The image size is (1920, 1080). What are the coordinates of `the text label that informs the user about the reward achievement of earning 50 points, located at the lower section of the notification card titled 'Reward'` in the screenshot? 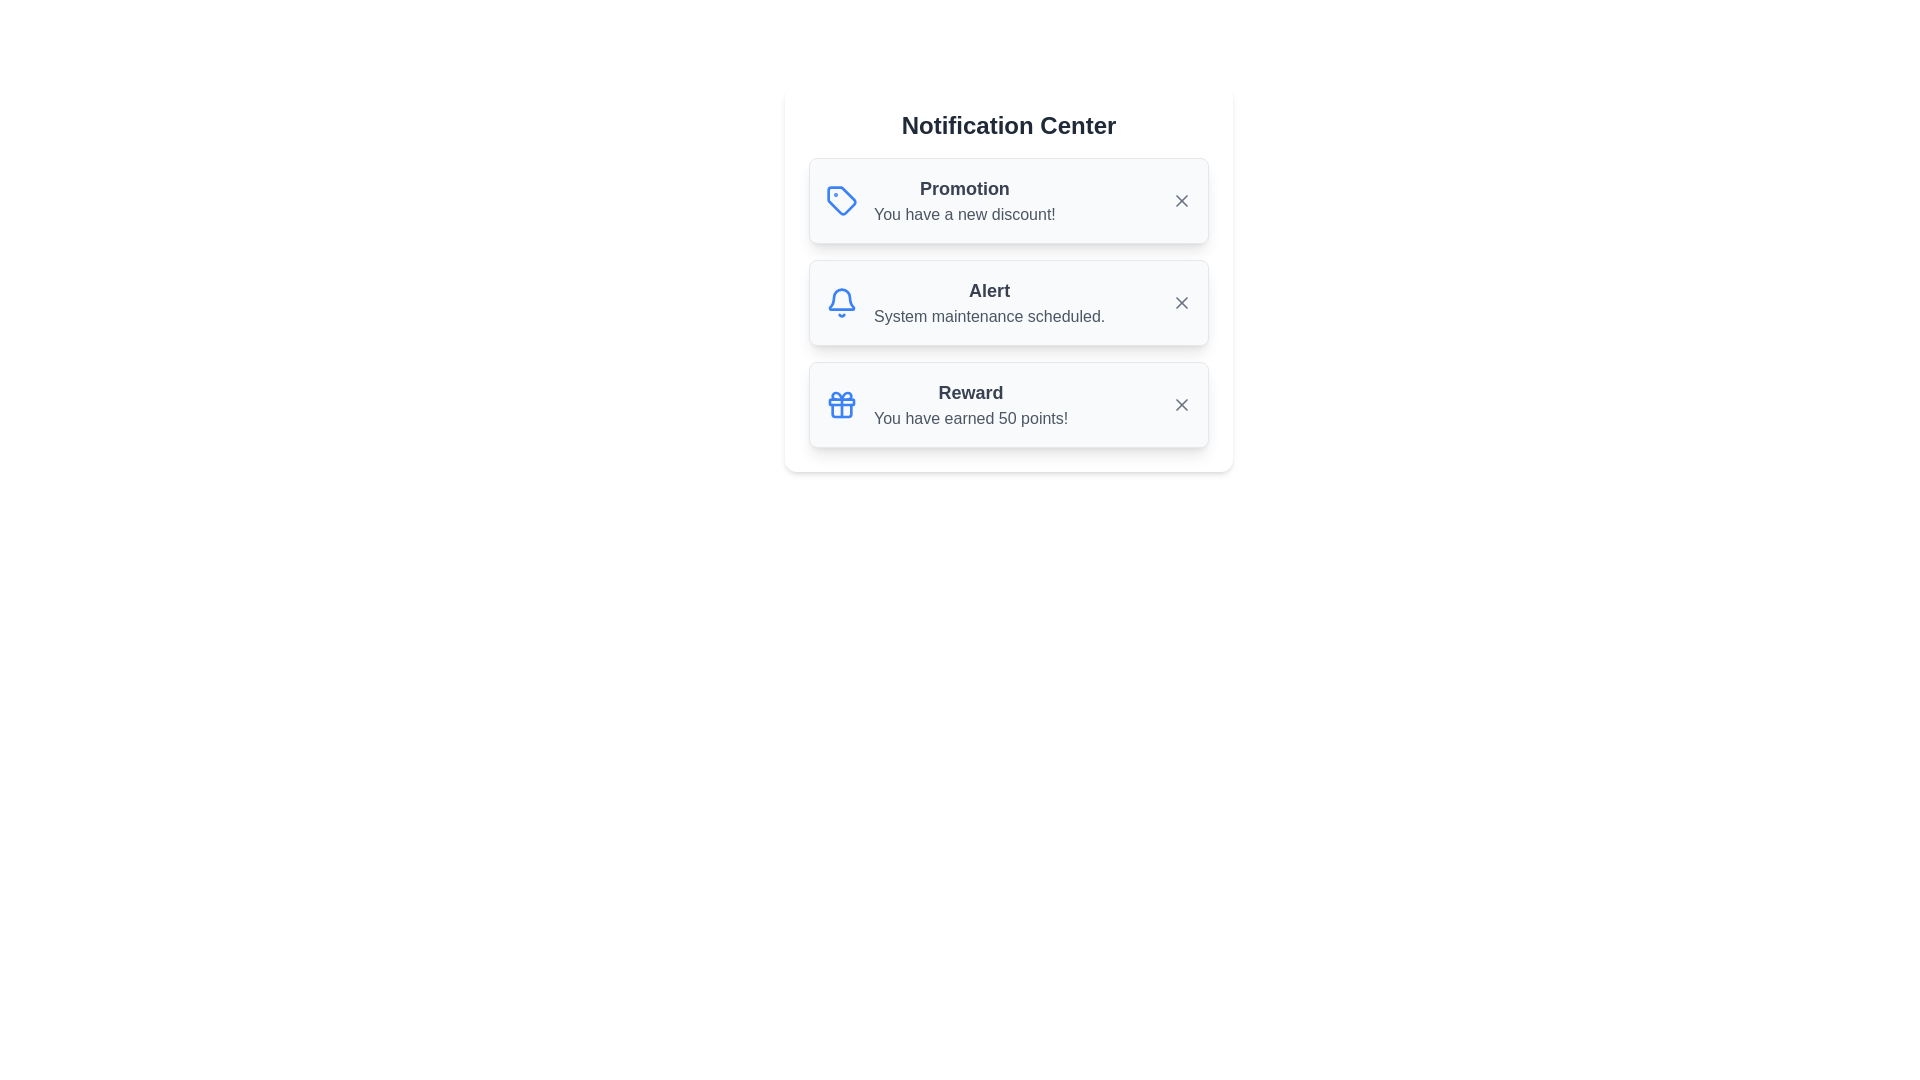 It's located at (971, 418).